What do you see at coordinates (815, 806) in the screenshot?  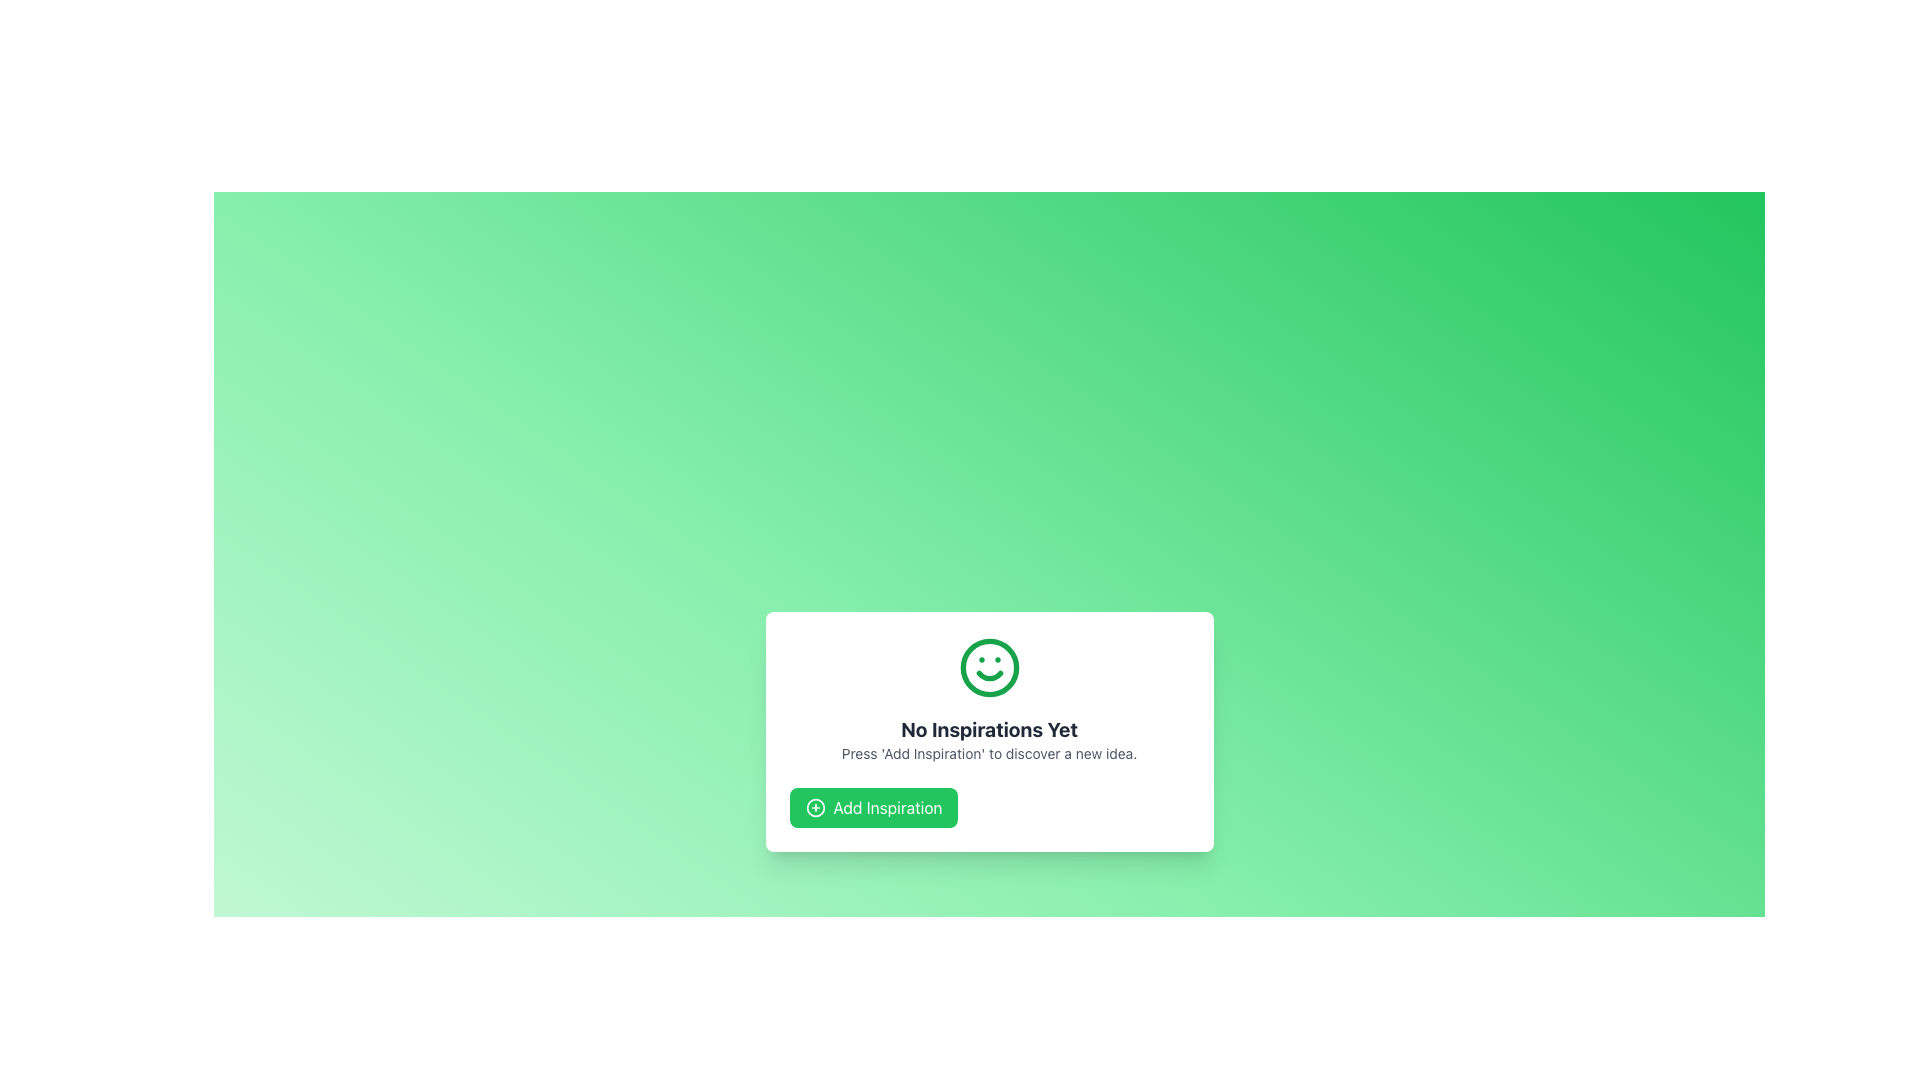 I see `the circular green '+' icon located to the left of the 'Add Inspiration' text within the green button` at bounding box center [815, 806].